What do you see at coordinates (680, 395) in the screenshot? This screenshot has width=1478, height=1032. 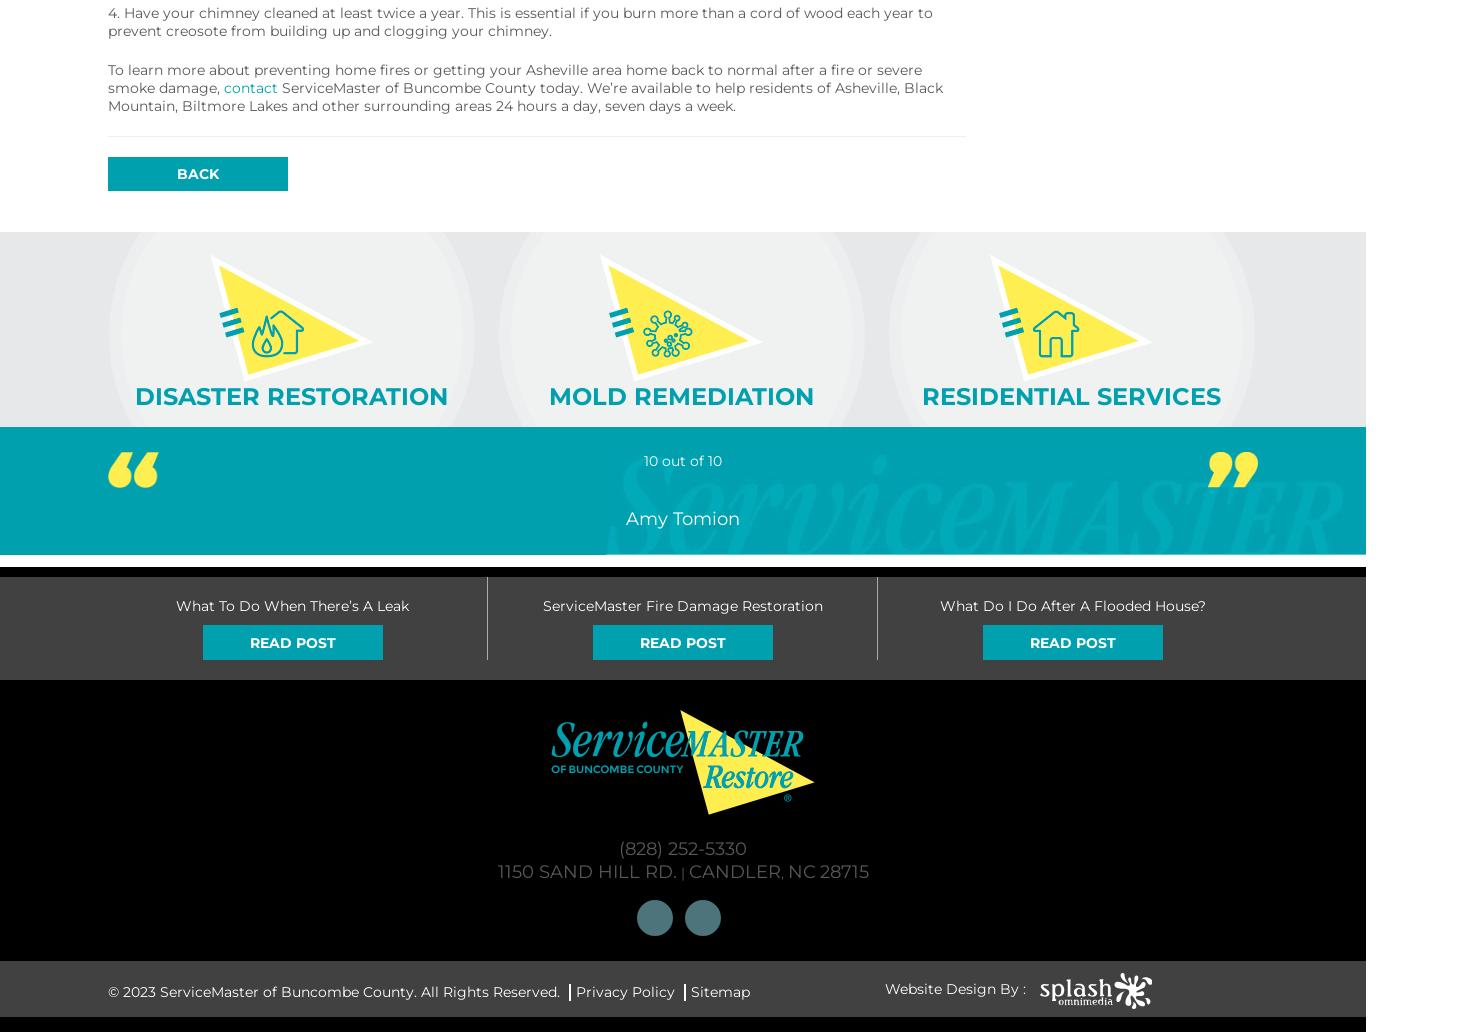 I see `'MOLD REMEDIATION'` at bounding box center [680, 395].